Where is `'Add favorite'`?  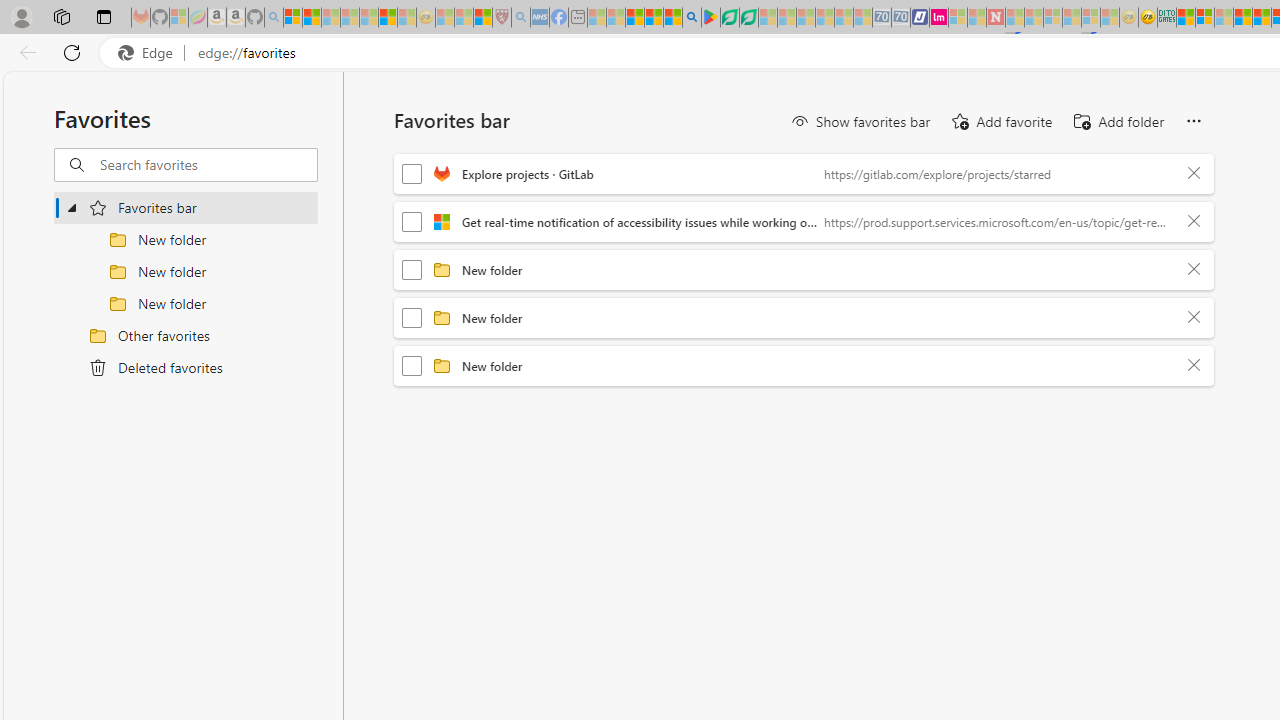
'Add favorite' is located at coordinates (1000, 122).